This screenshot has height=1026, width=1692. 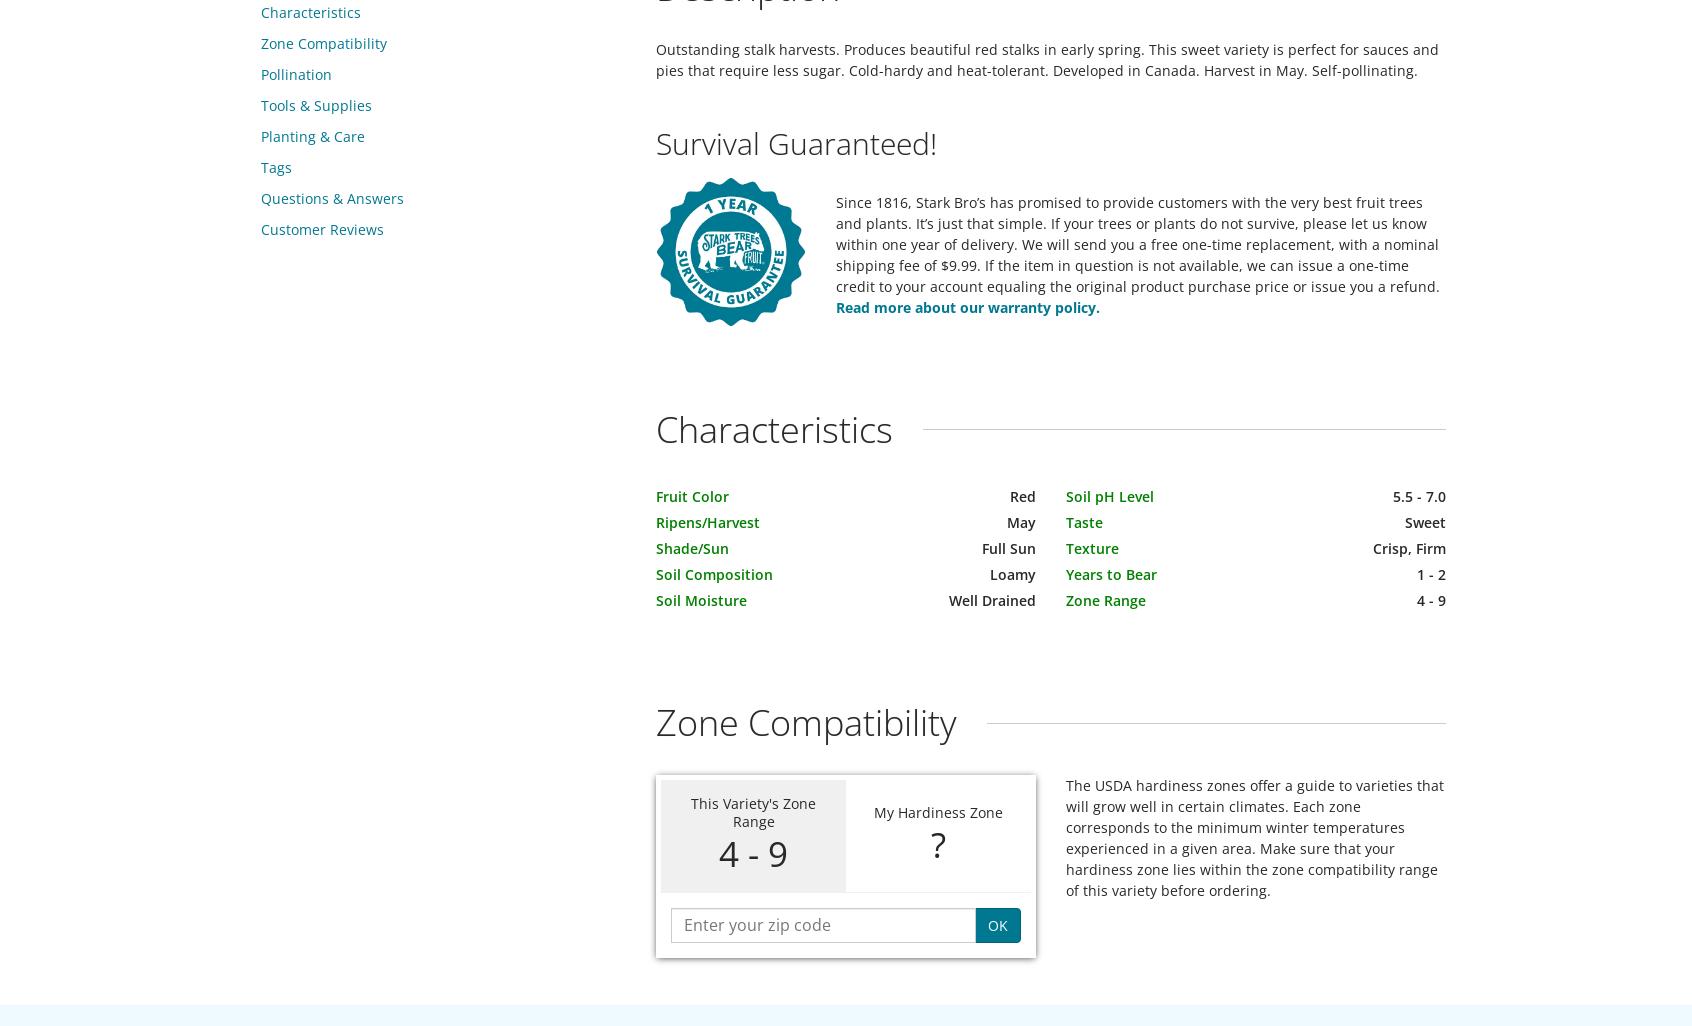 What do you see at coordinates (1409, 548) in the screenshot?
I see `'Crisp, Firm'` at bounding box center [1409, 548].